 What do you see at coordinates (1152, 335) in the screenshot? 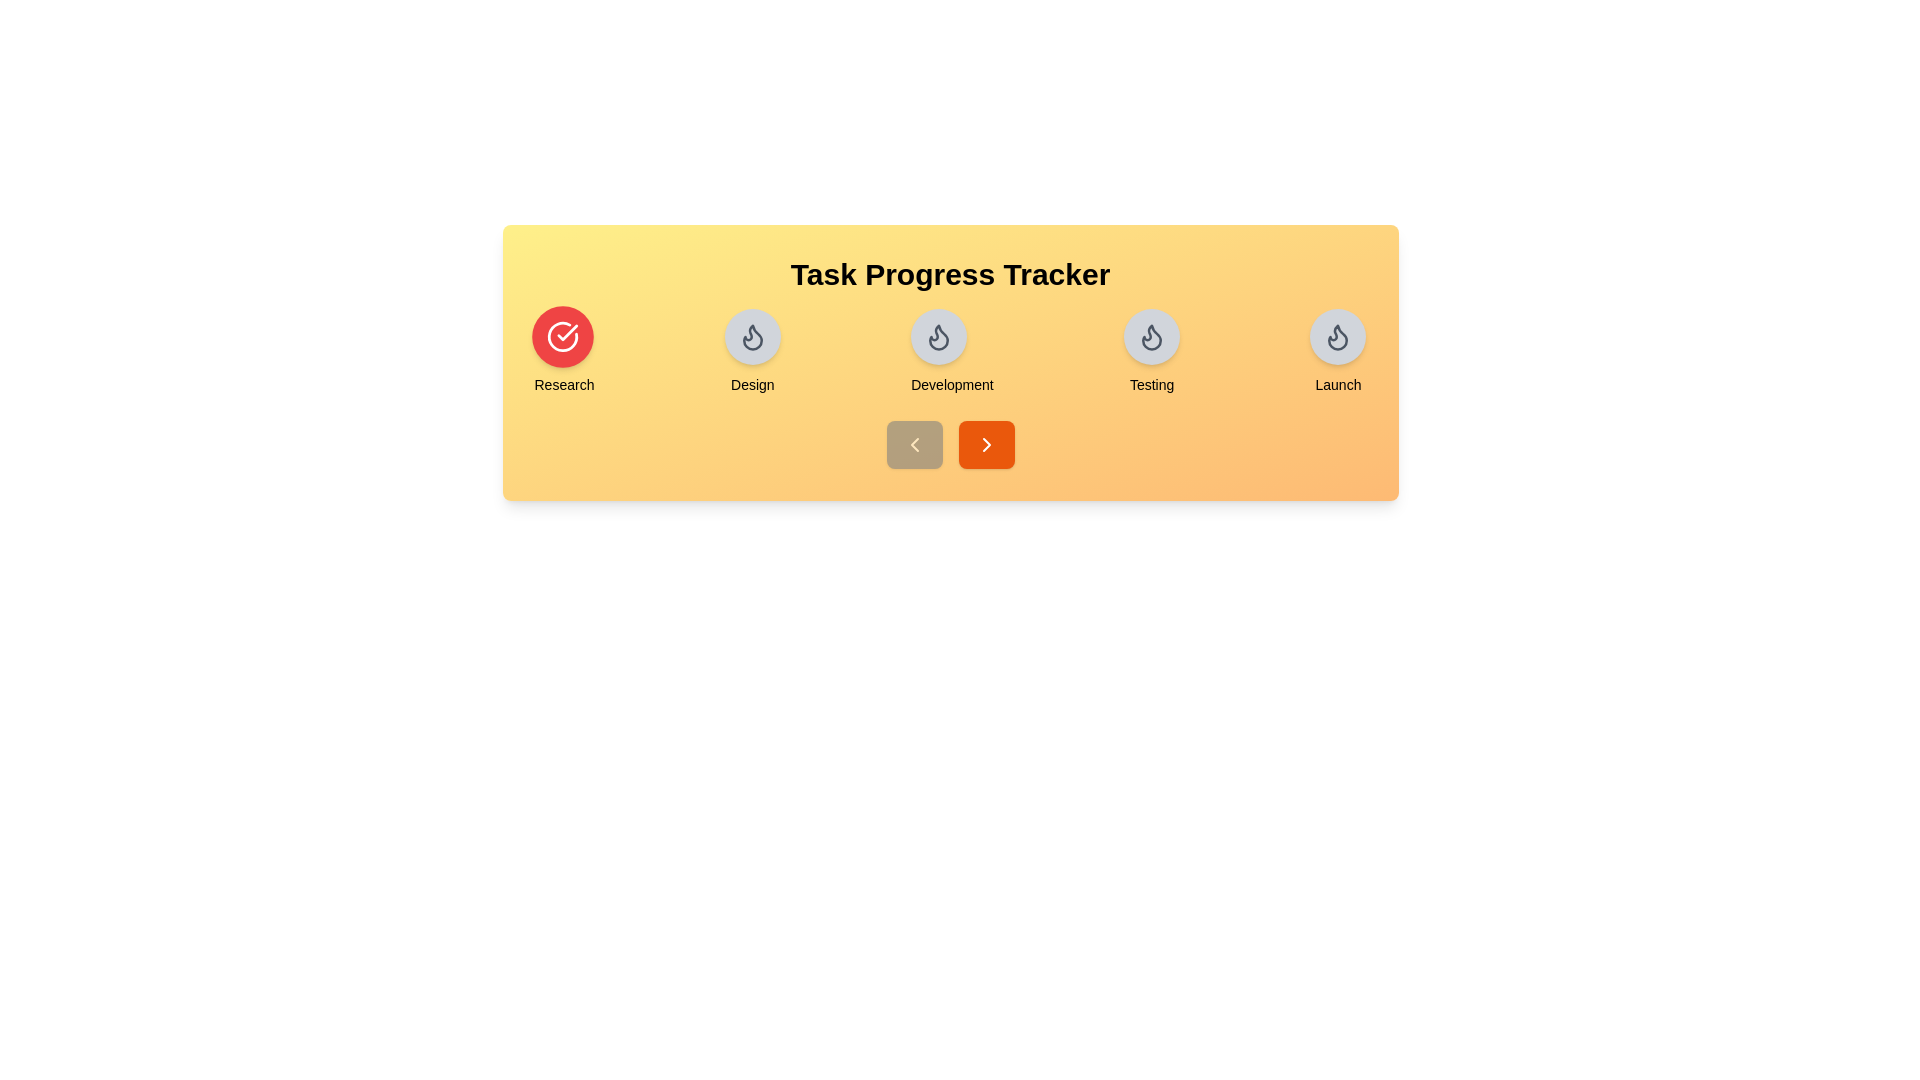
I see `the third circular button with a flame icon in the task progress tracker interface` at bounding box center [1152, 335].